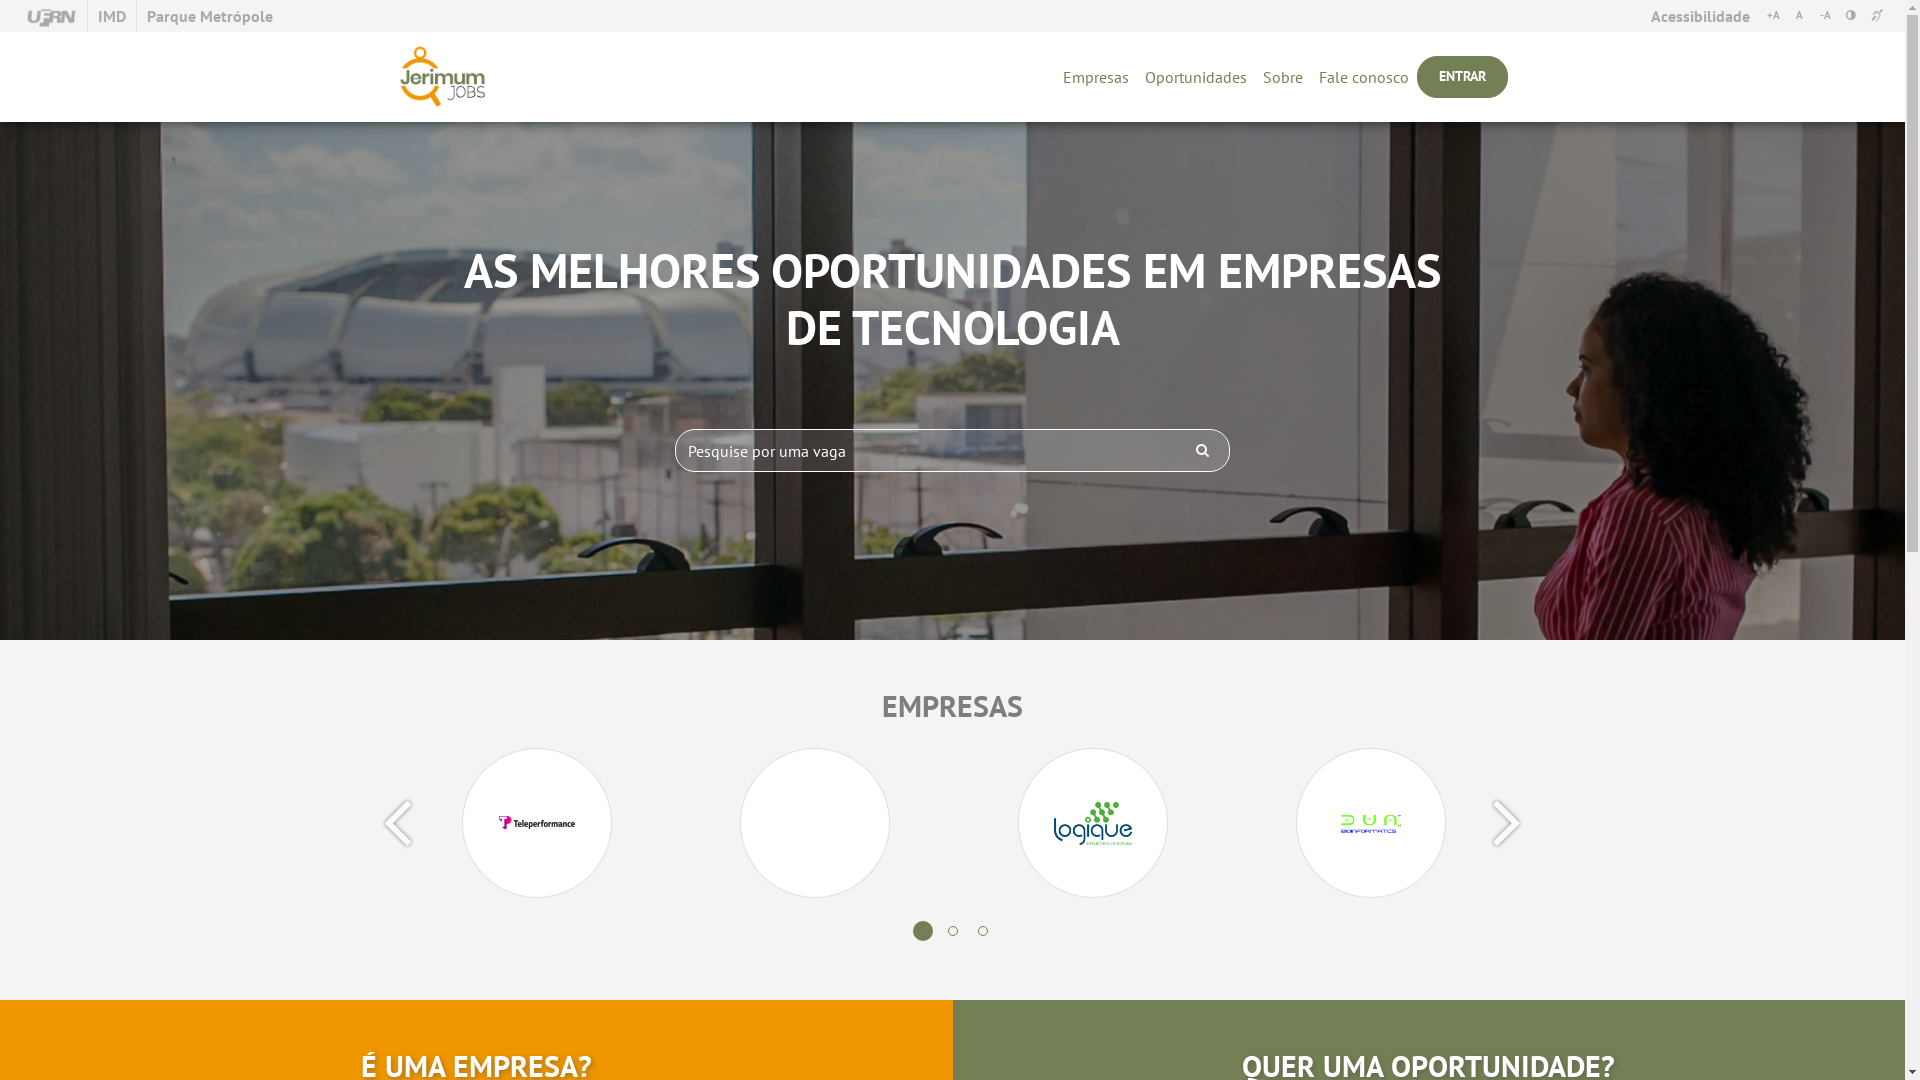 Image resolution: width=1920 pixels, height=1080 pixels. What do you see at coordinates (1282, 76) in the screenshot?
I see `'Sobre'` at bounding box center [1282, 76].